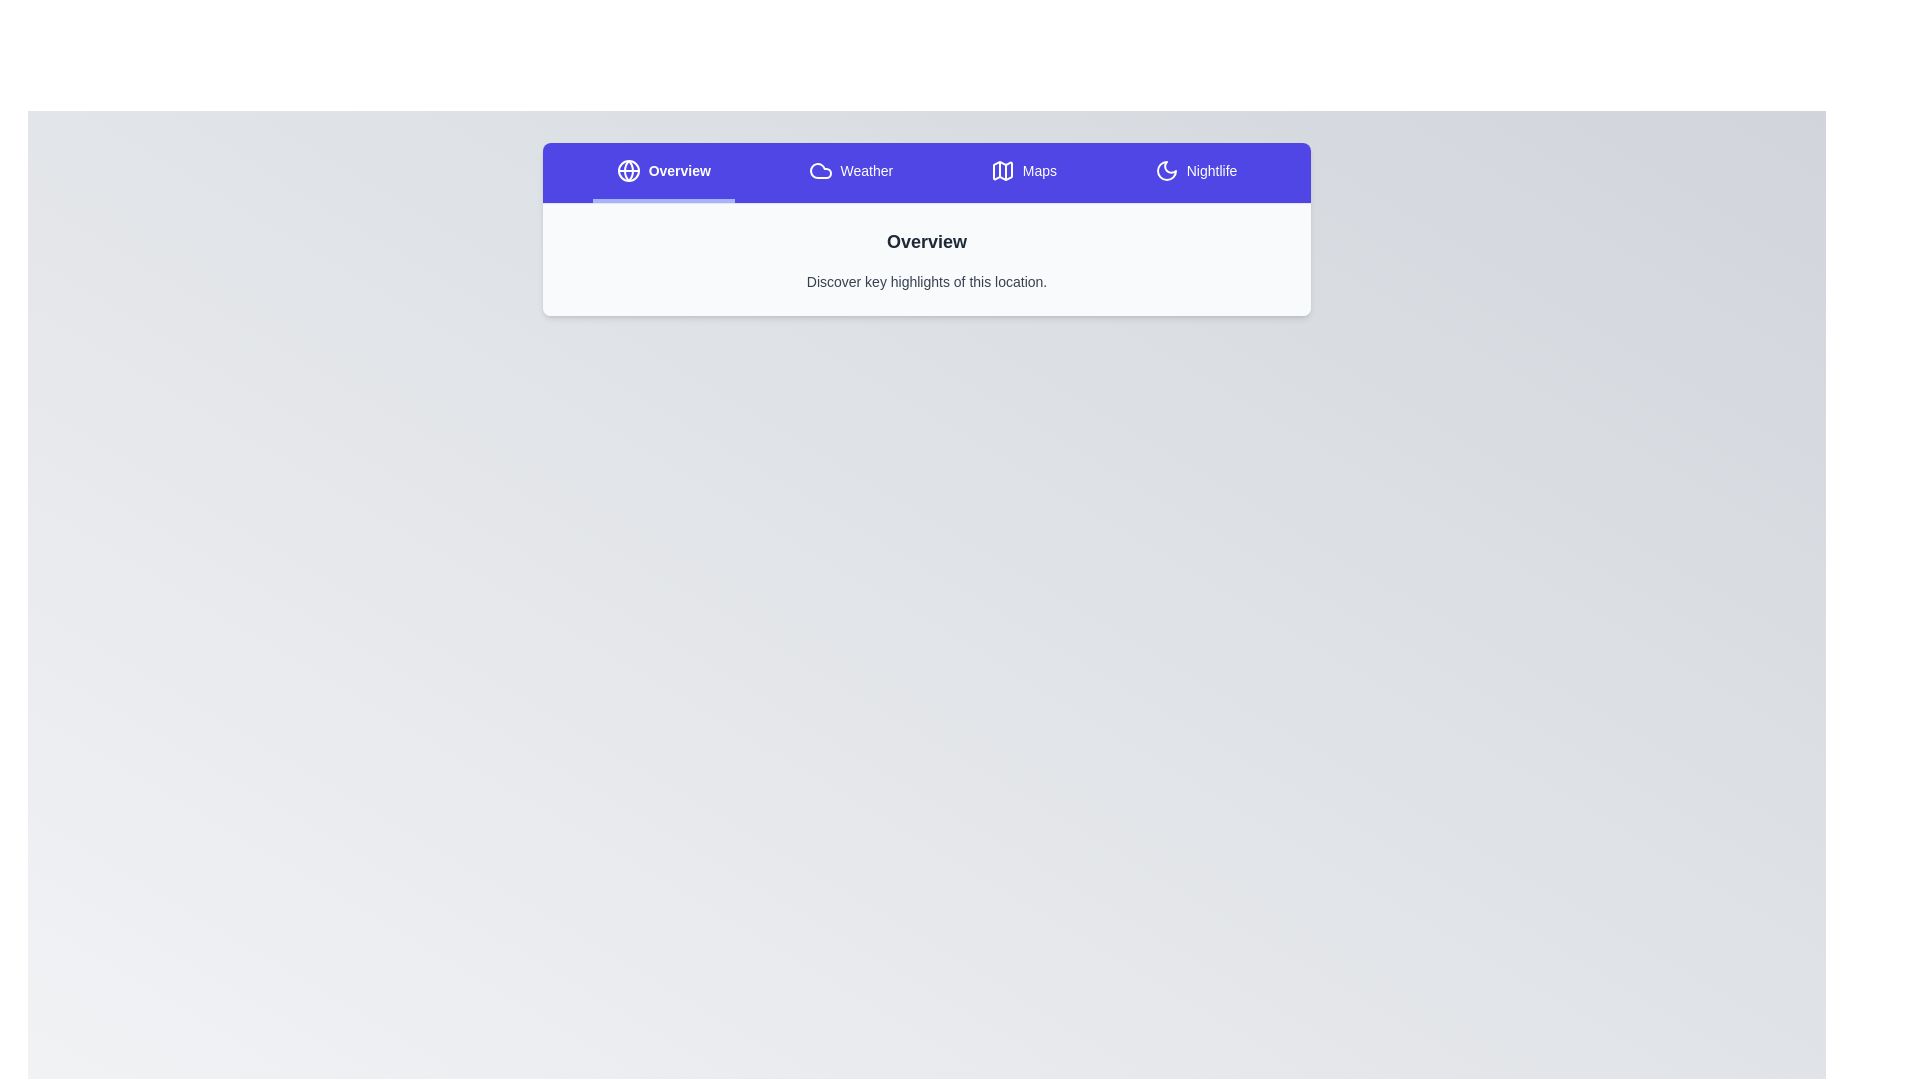 The height and width of the screenshot is (1080, 1920). I want to click on the Maps tab, so click(1023, 172).